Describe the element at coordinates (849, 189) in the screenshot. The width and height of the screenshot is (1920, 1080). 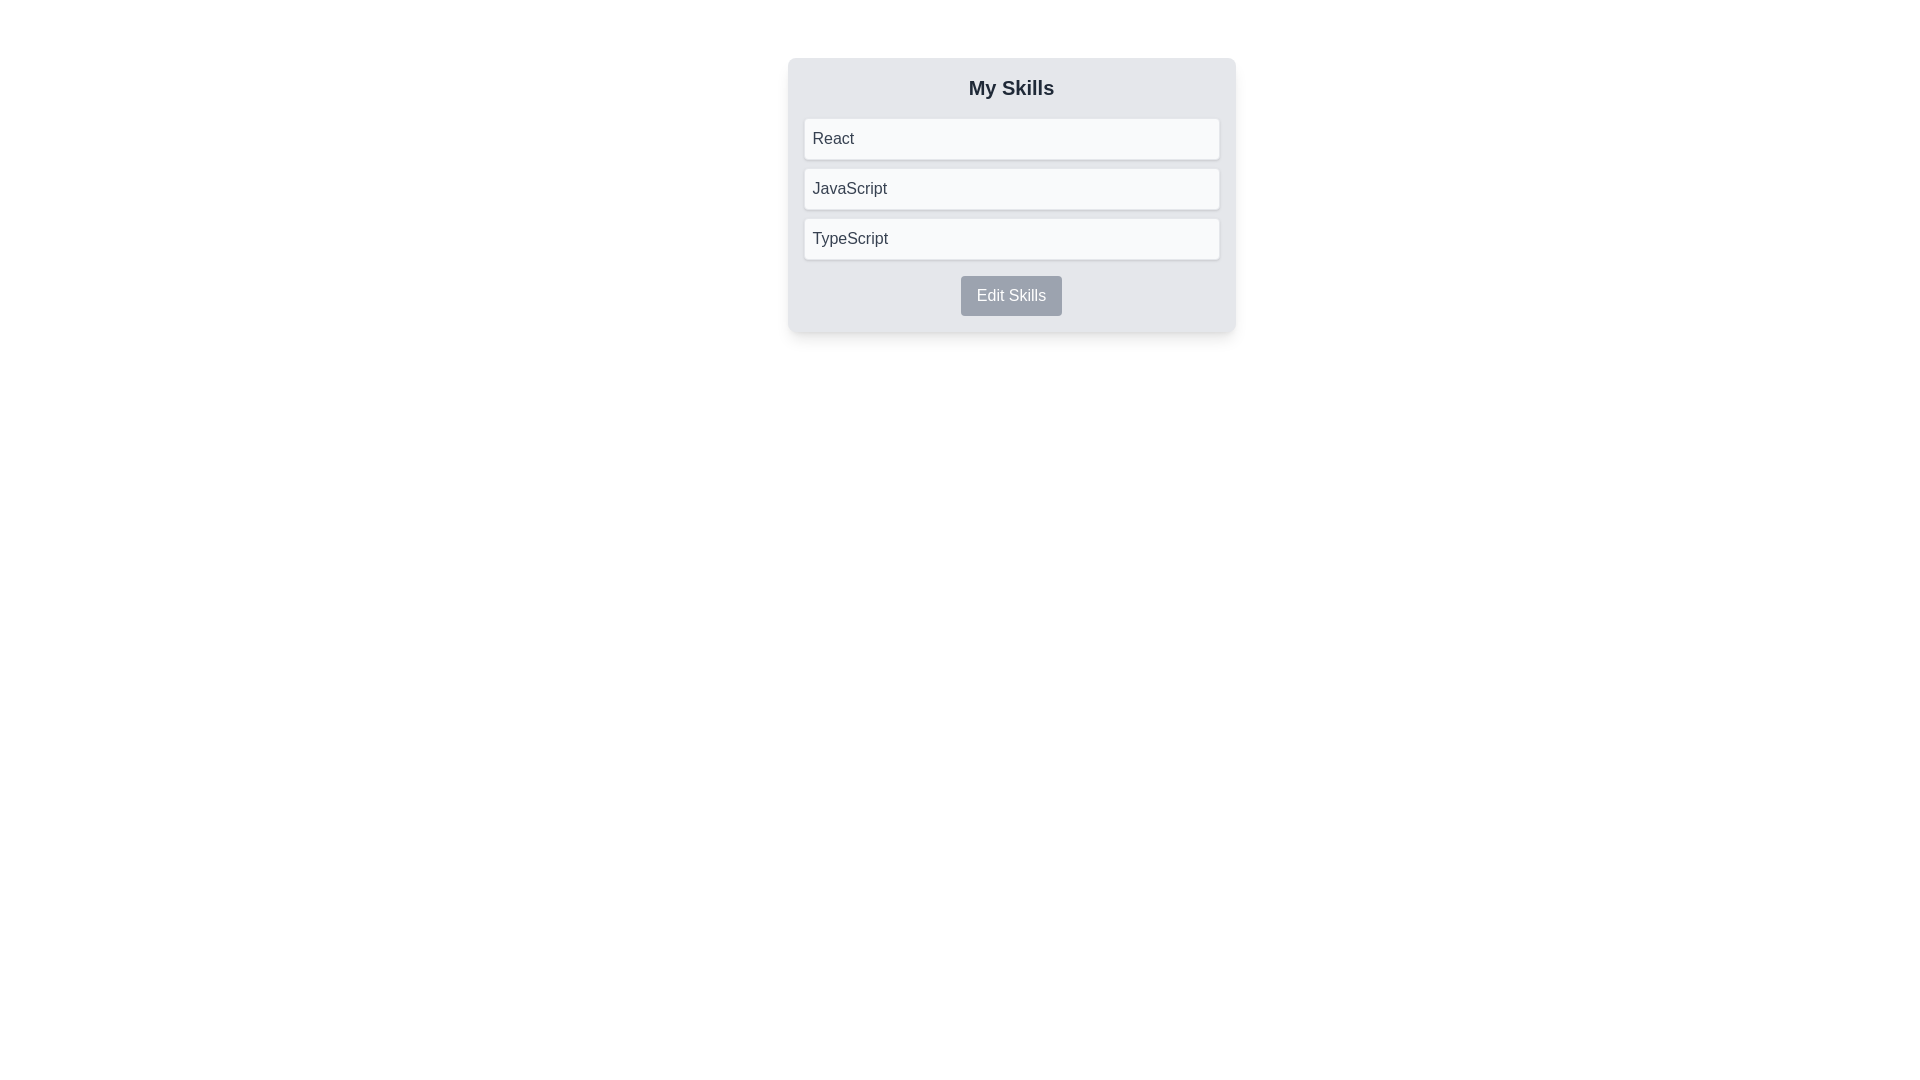
I see `the text label displaying 'JavaScript' in a gray font, located within the second card of a skill listing interface` at that location.